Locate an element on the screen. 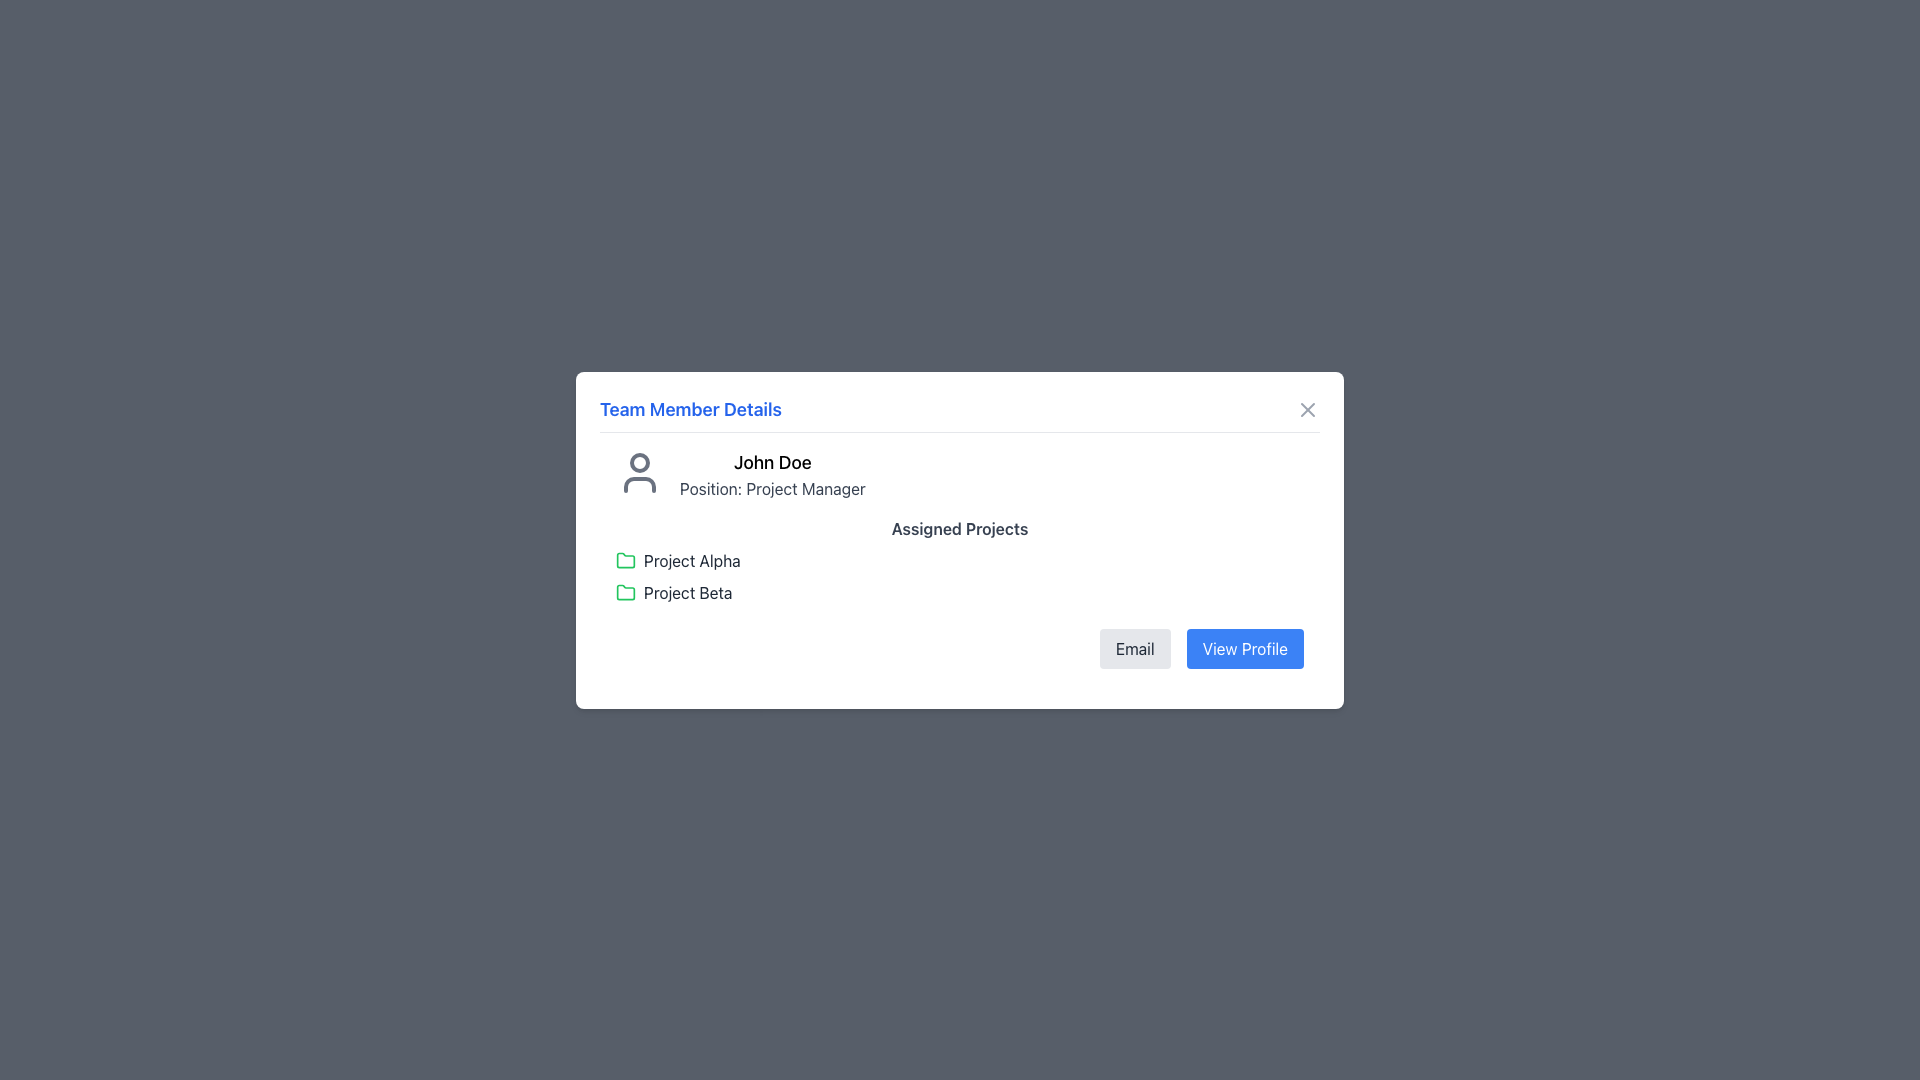  curved line icon component representing the bottom part of a human silhouette, located below the circular part of the SVG above the name 'John Doe' in the center of the dialog box is located at coordinates (638, 484).